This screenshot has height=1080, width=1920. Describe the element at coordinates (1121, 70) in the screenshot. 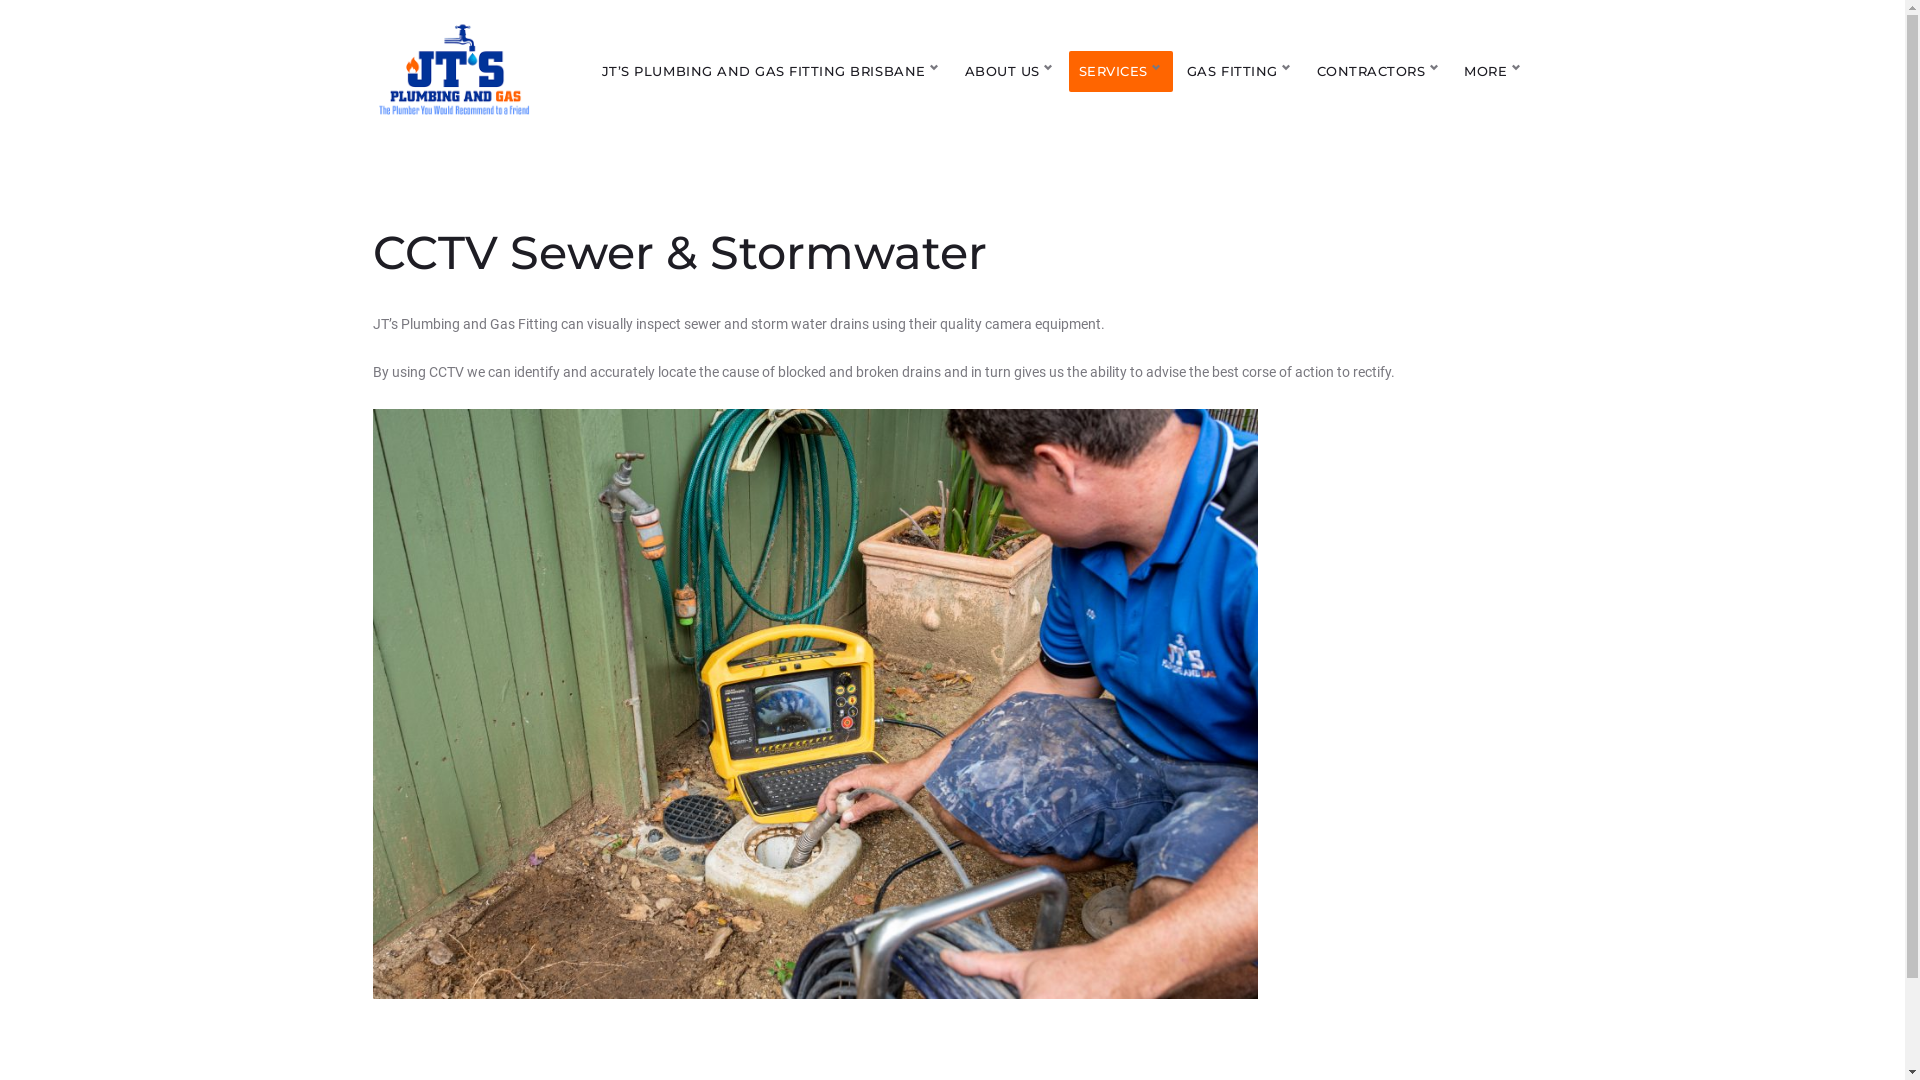

I see `'SERVICES'` at that location.